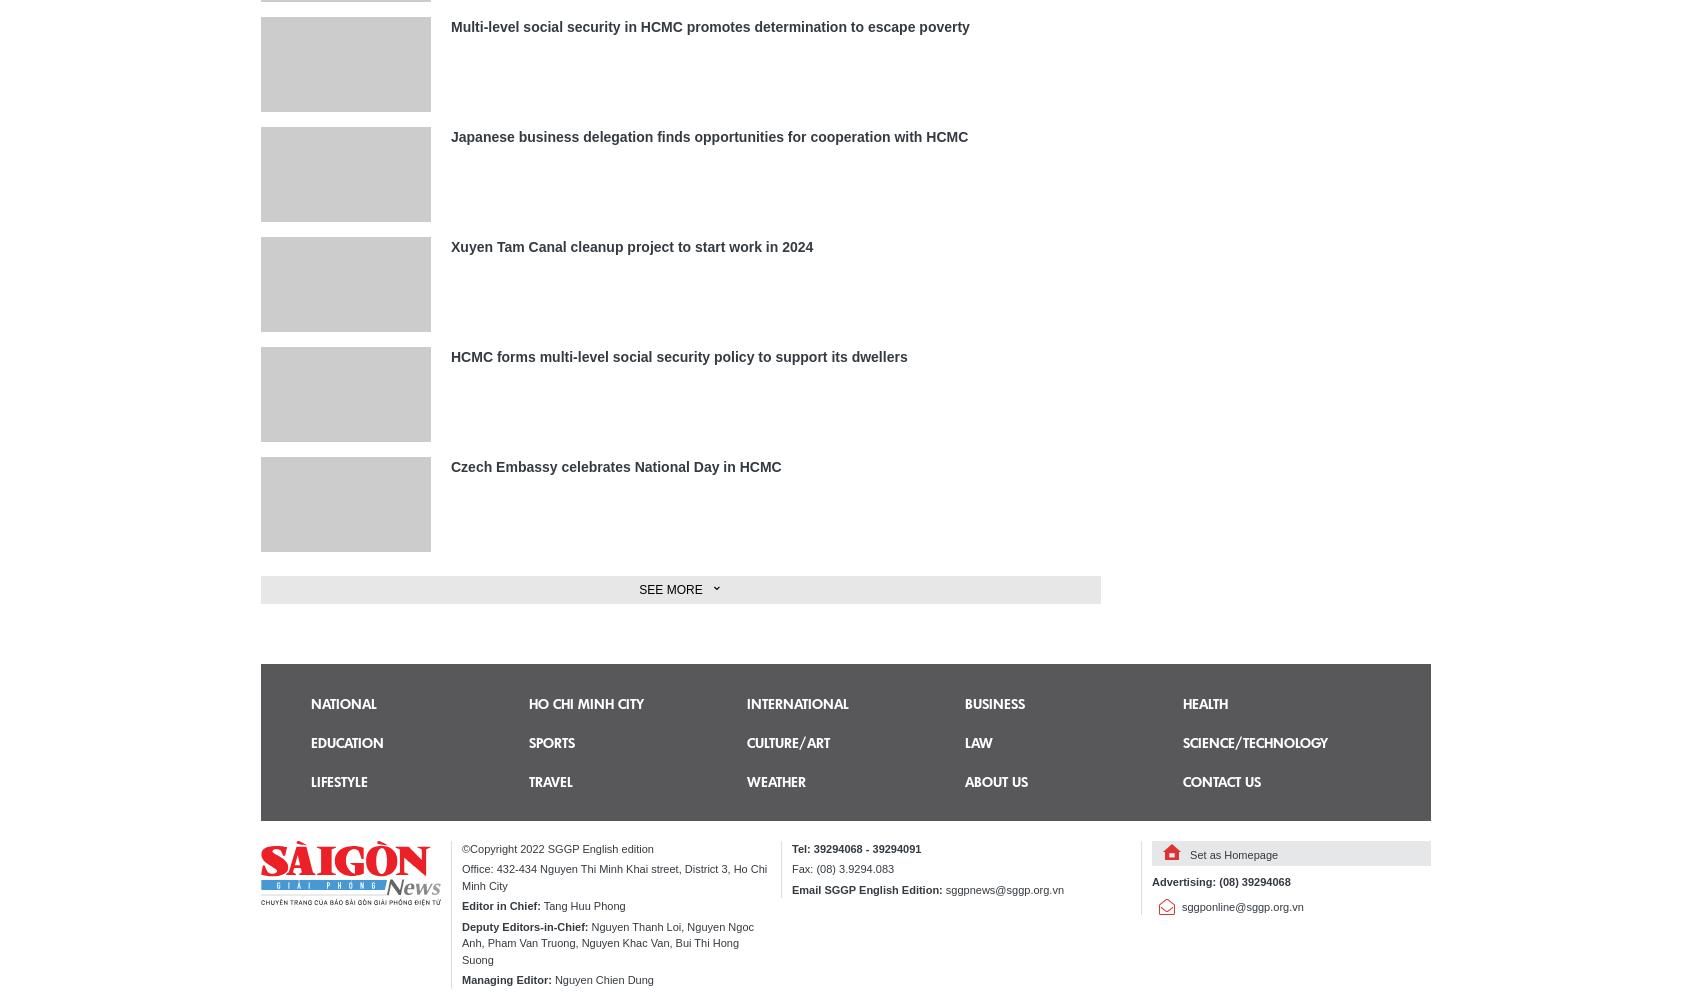  Describe the element at coordinates (1182, 741) in the screenshot. I see `'Science/technology'` at that location.